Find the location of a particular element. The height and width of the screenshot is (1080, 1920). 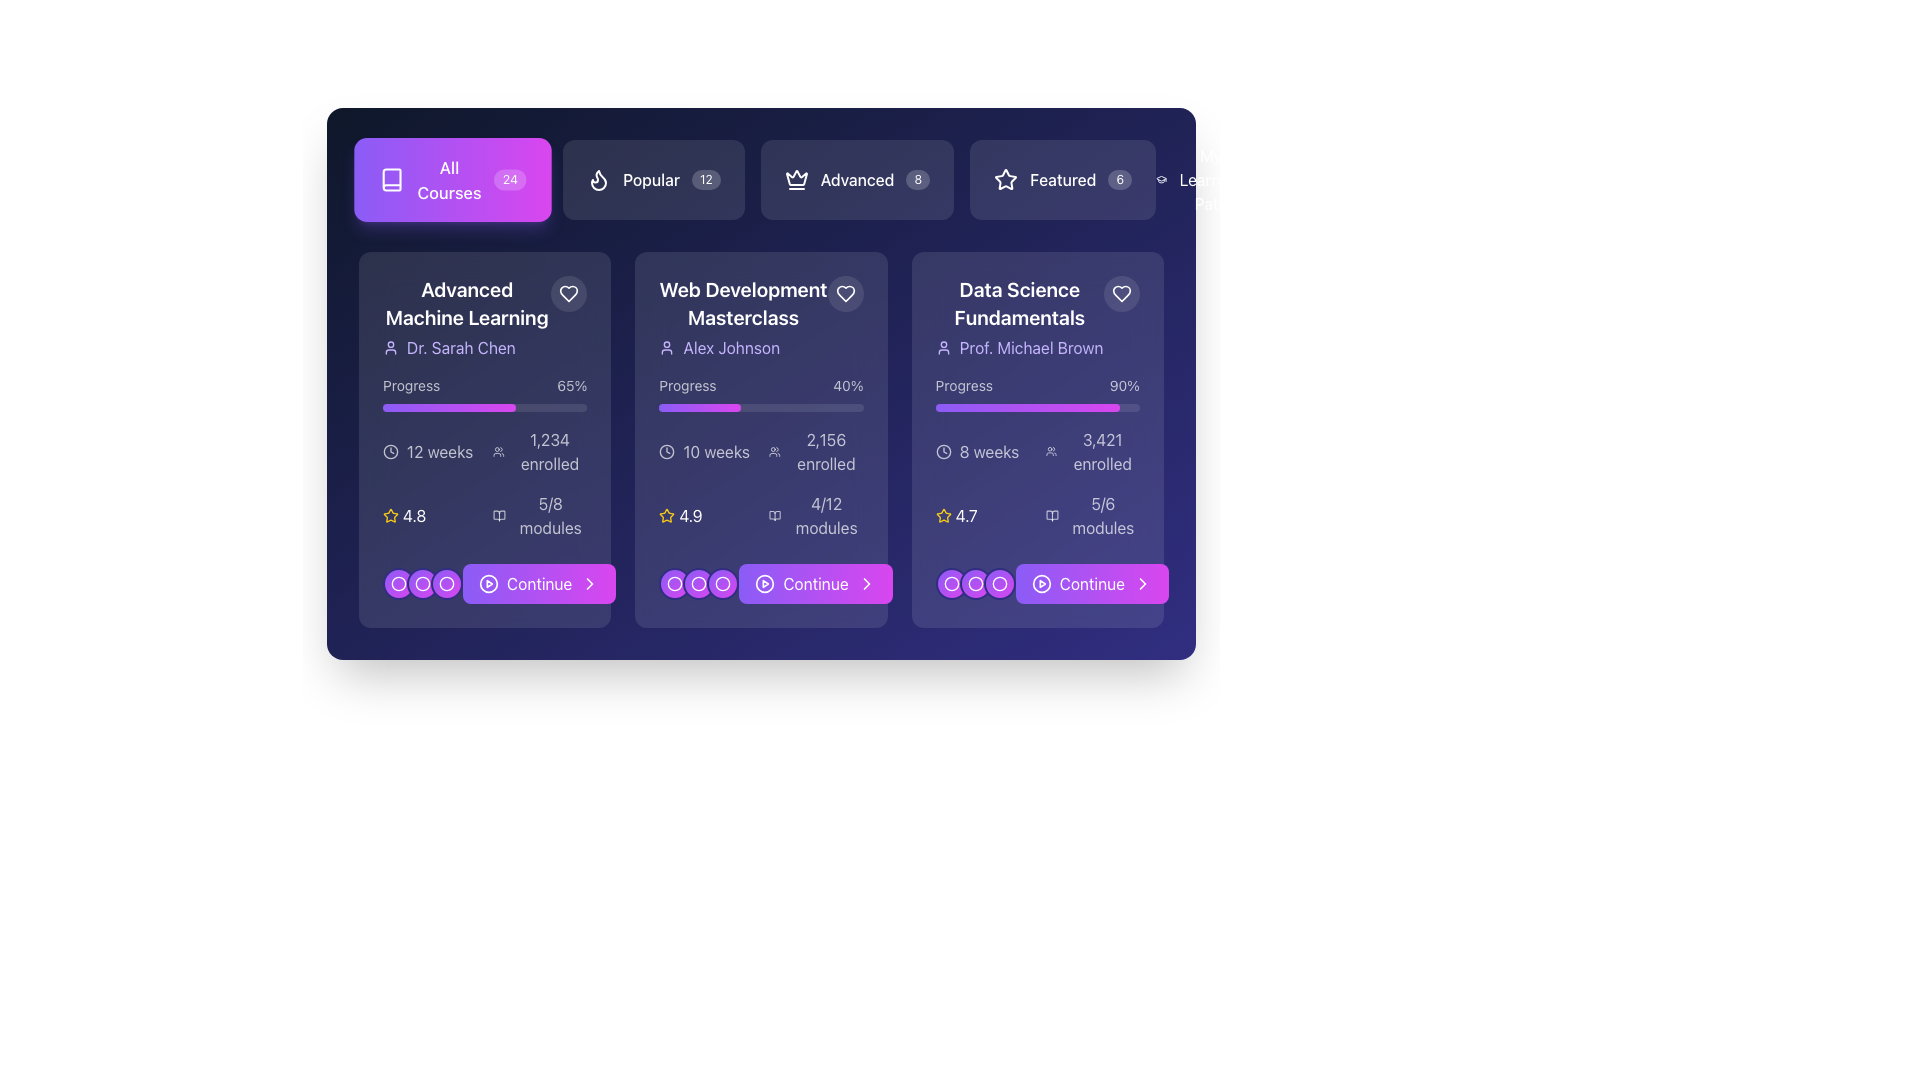

the third circular navigation indicator located at the bottom of the 'Advanced Machine Learning' card is located at coordinates (445, 583).